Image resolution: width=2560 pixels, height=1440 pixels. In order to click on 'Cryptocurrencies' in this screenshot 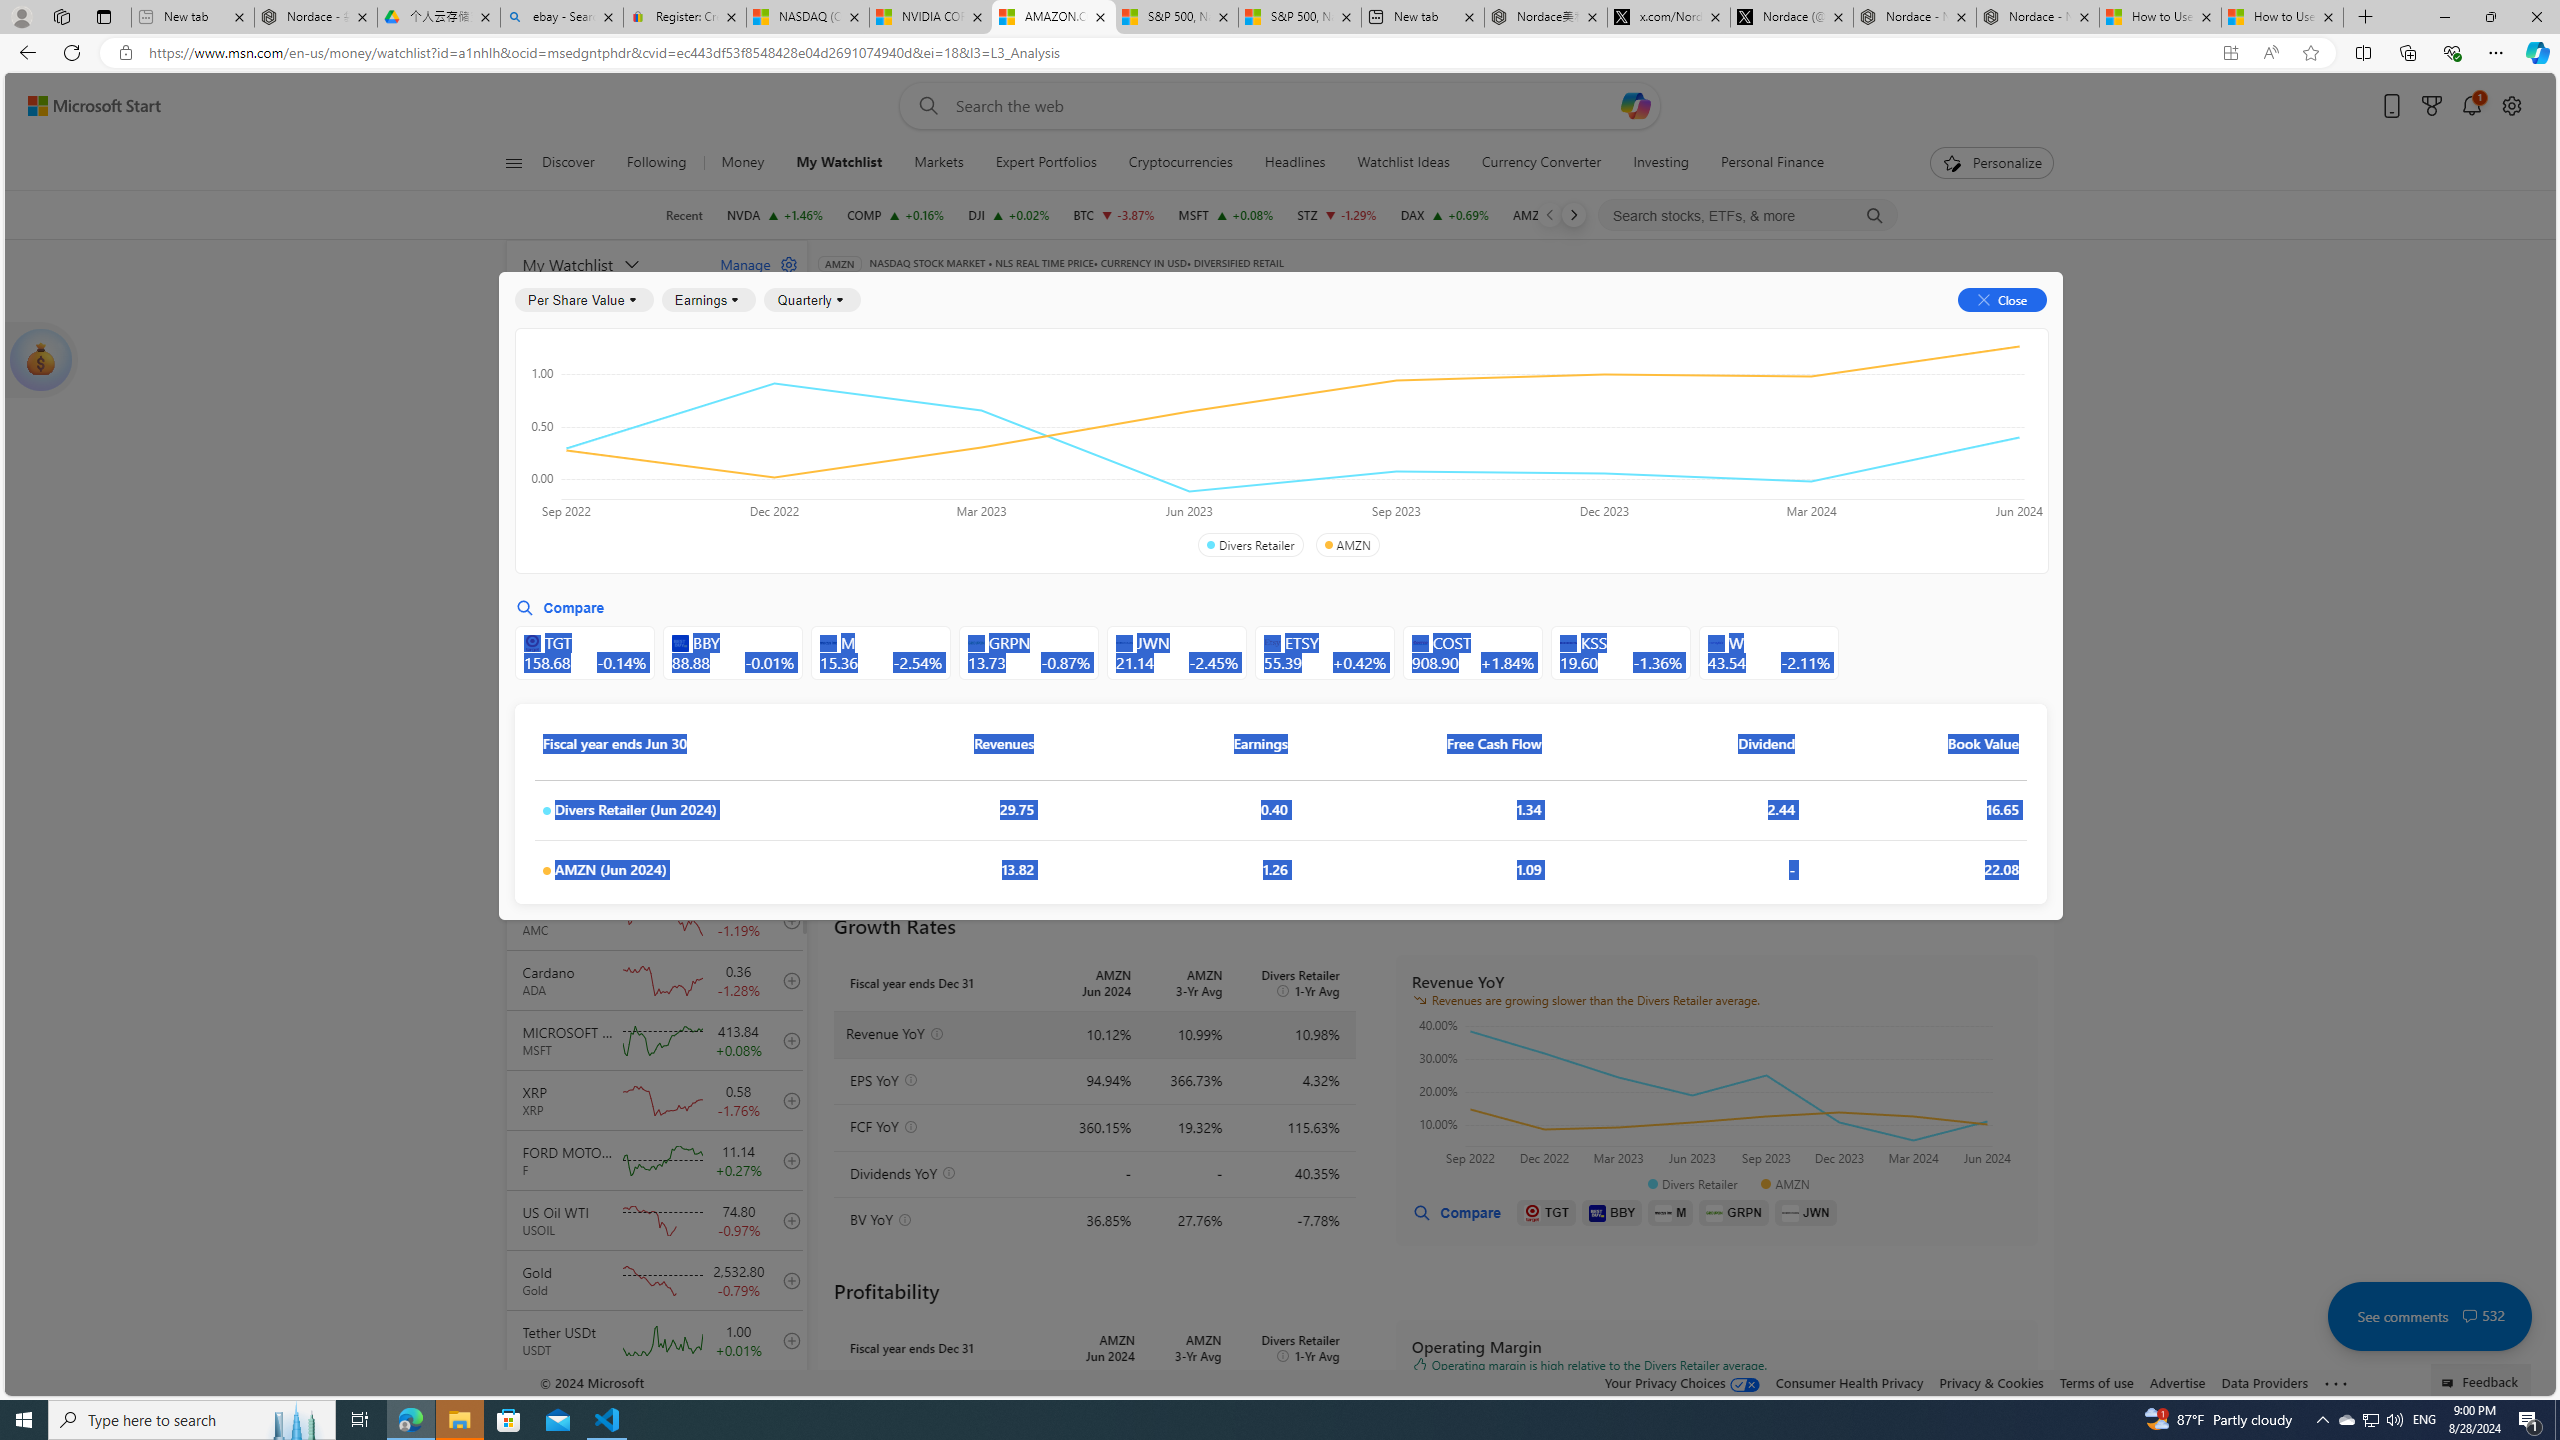, I will do `click(1179, 162)`.